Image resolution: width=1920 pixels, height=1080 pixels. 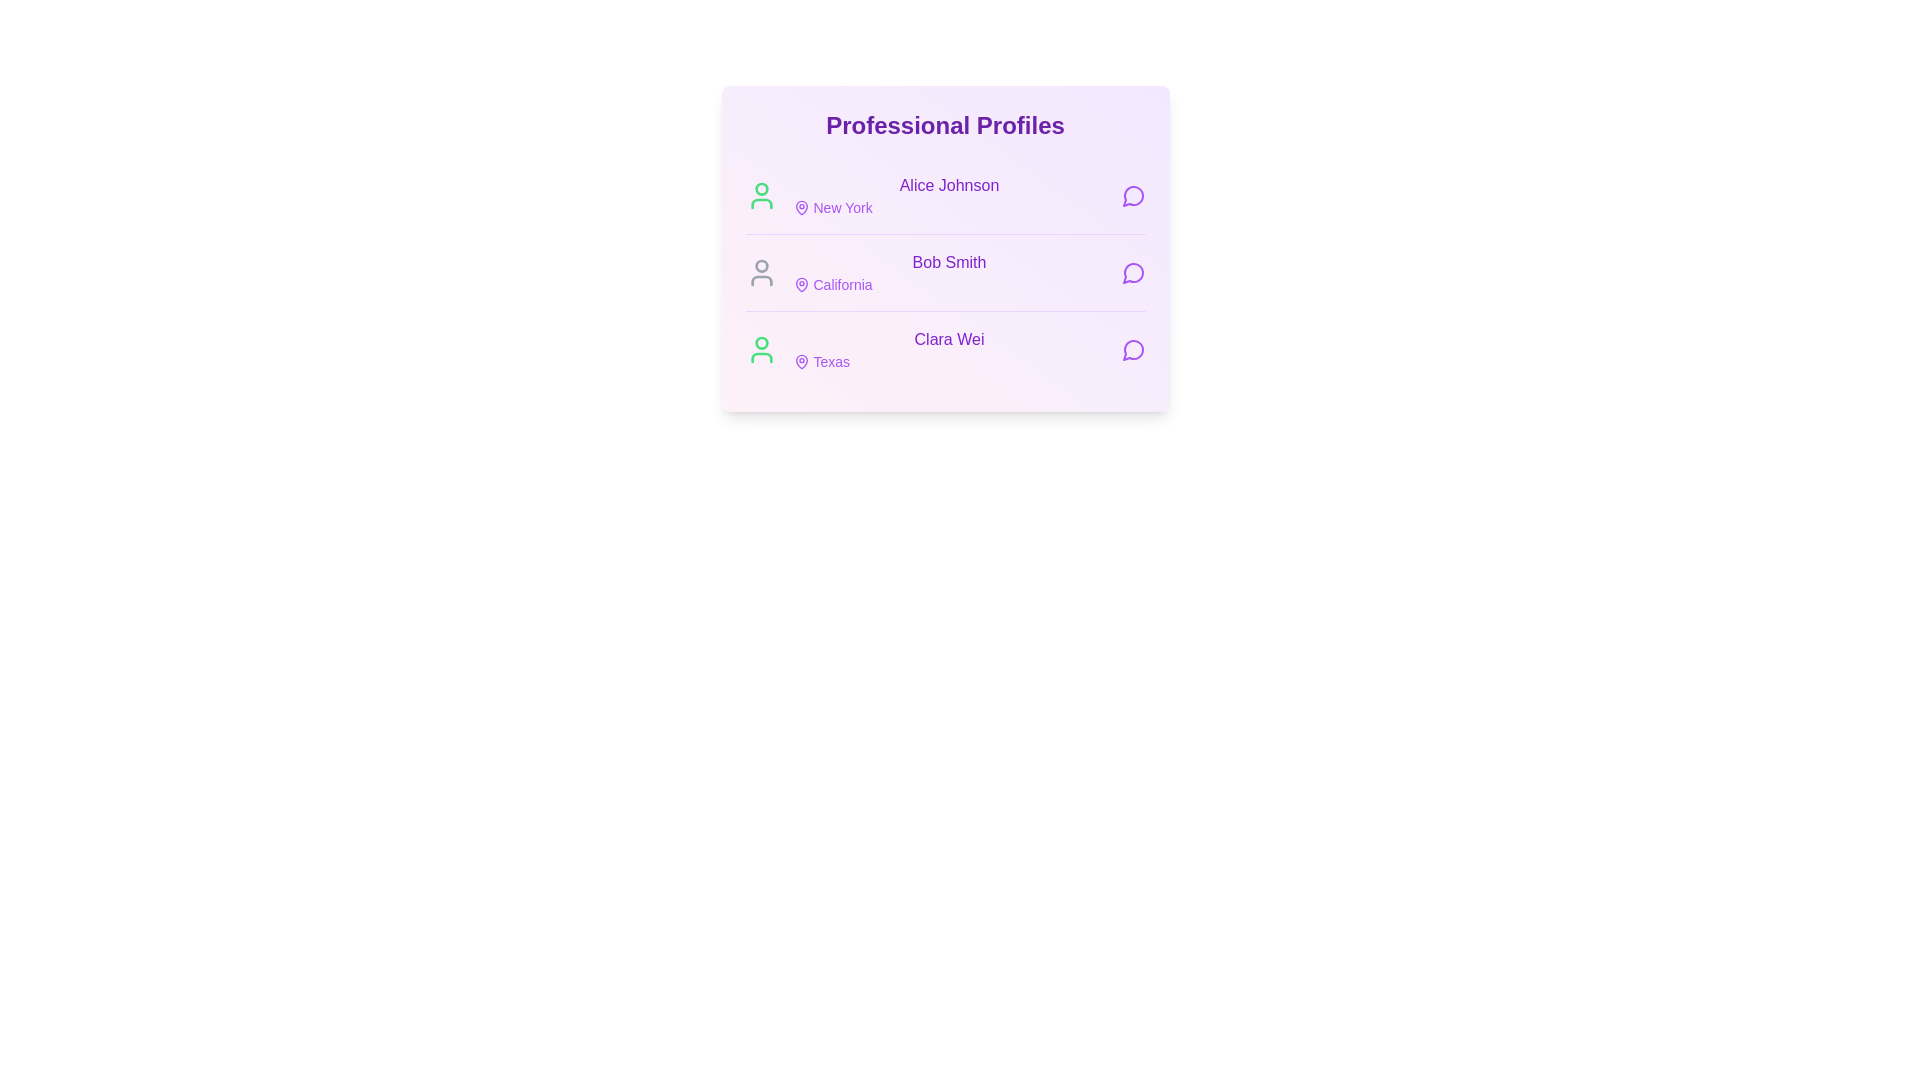 What do you see at coordinates (760, 273) in the screenshot?
I see `the user icon corresponding to Bob Smith to indicate their online status` at bounding box center [760, 273].